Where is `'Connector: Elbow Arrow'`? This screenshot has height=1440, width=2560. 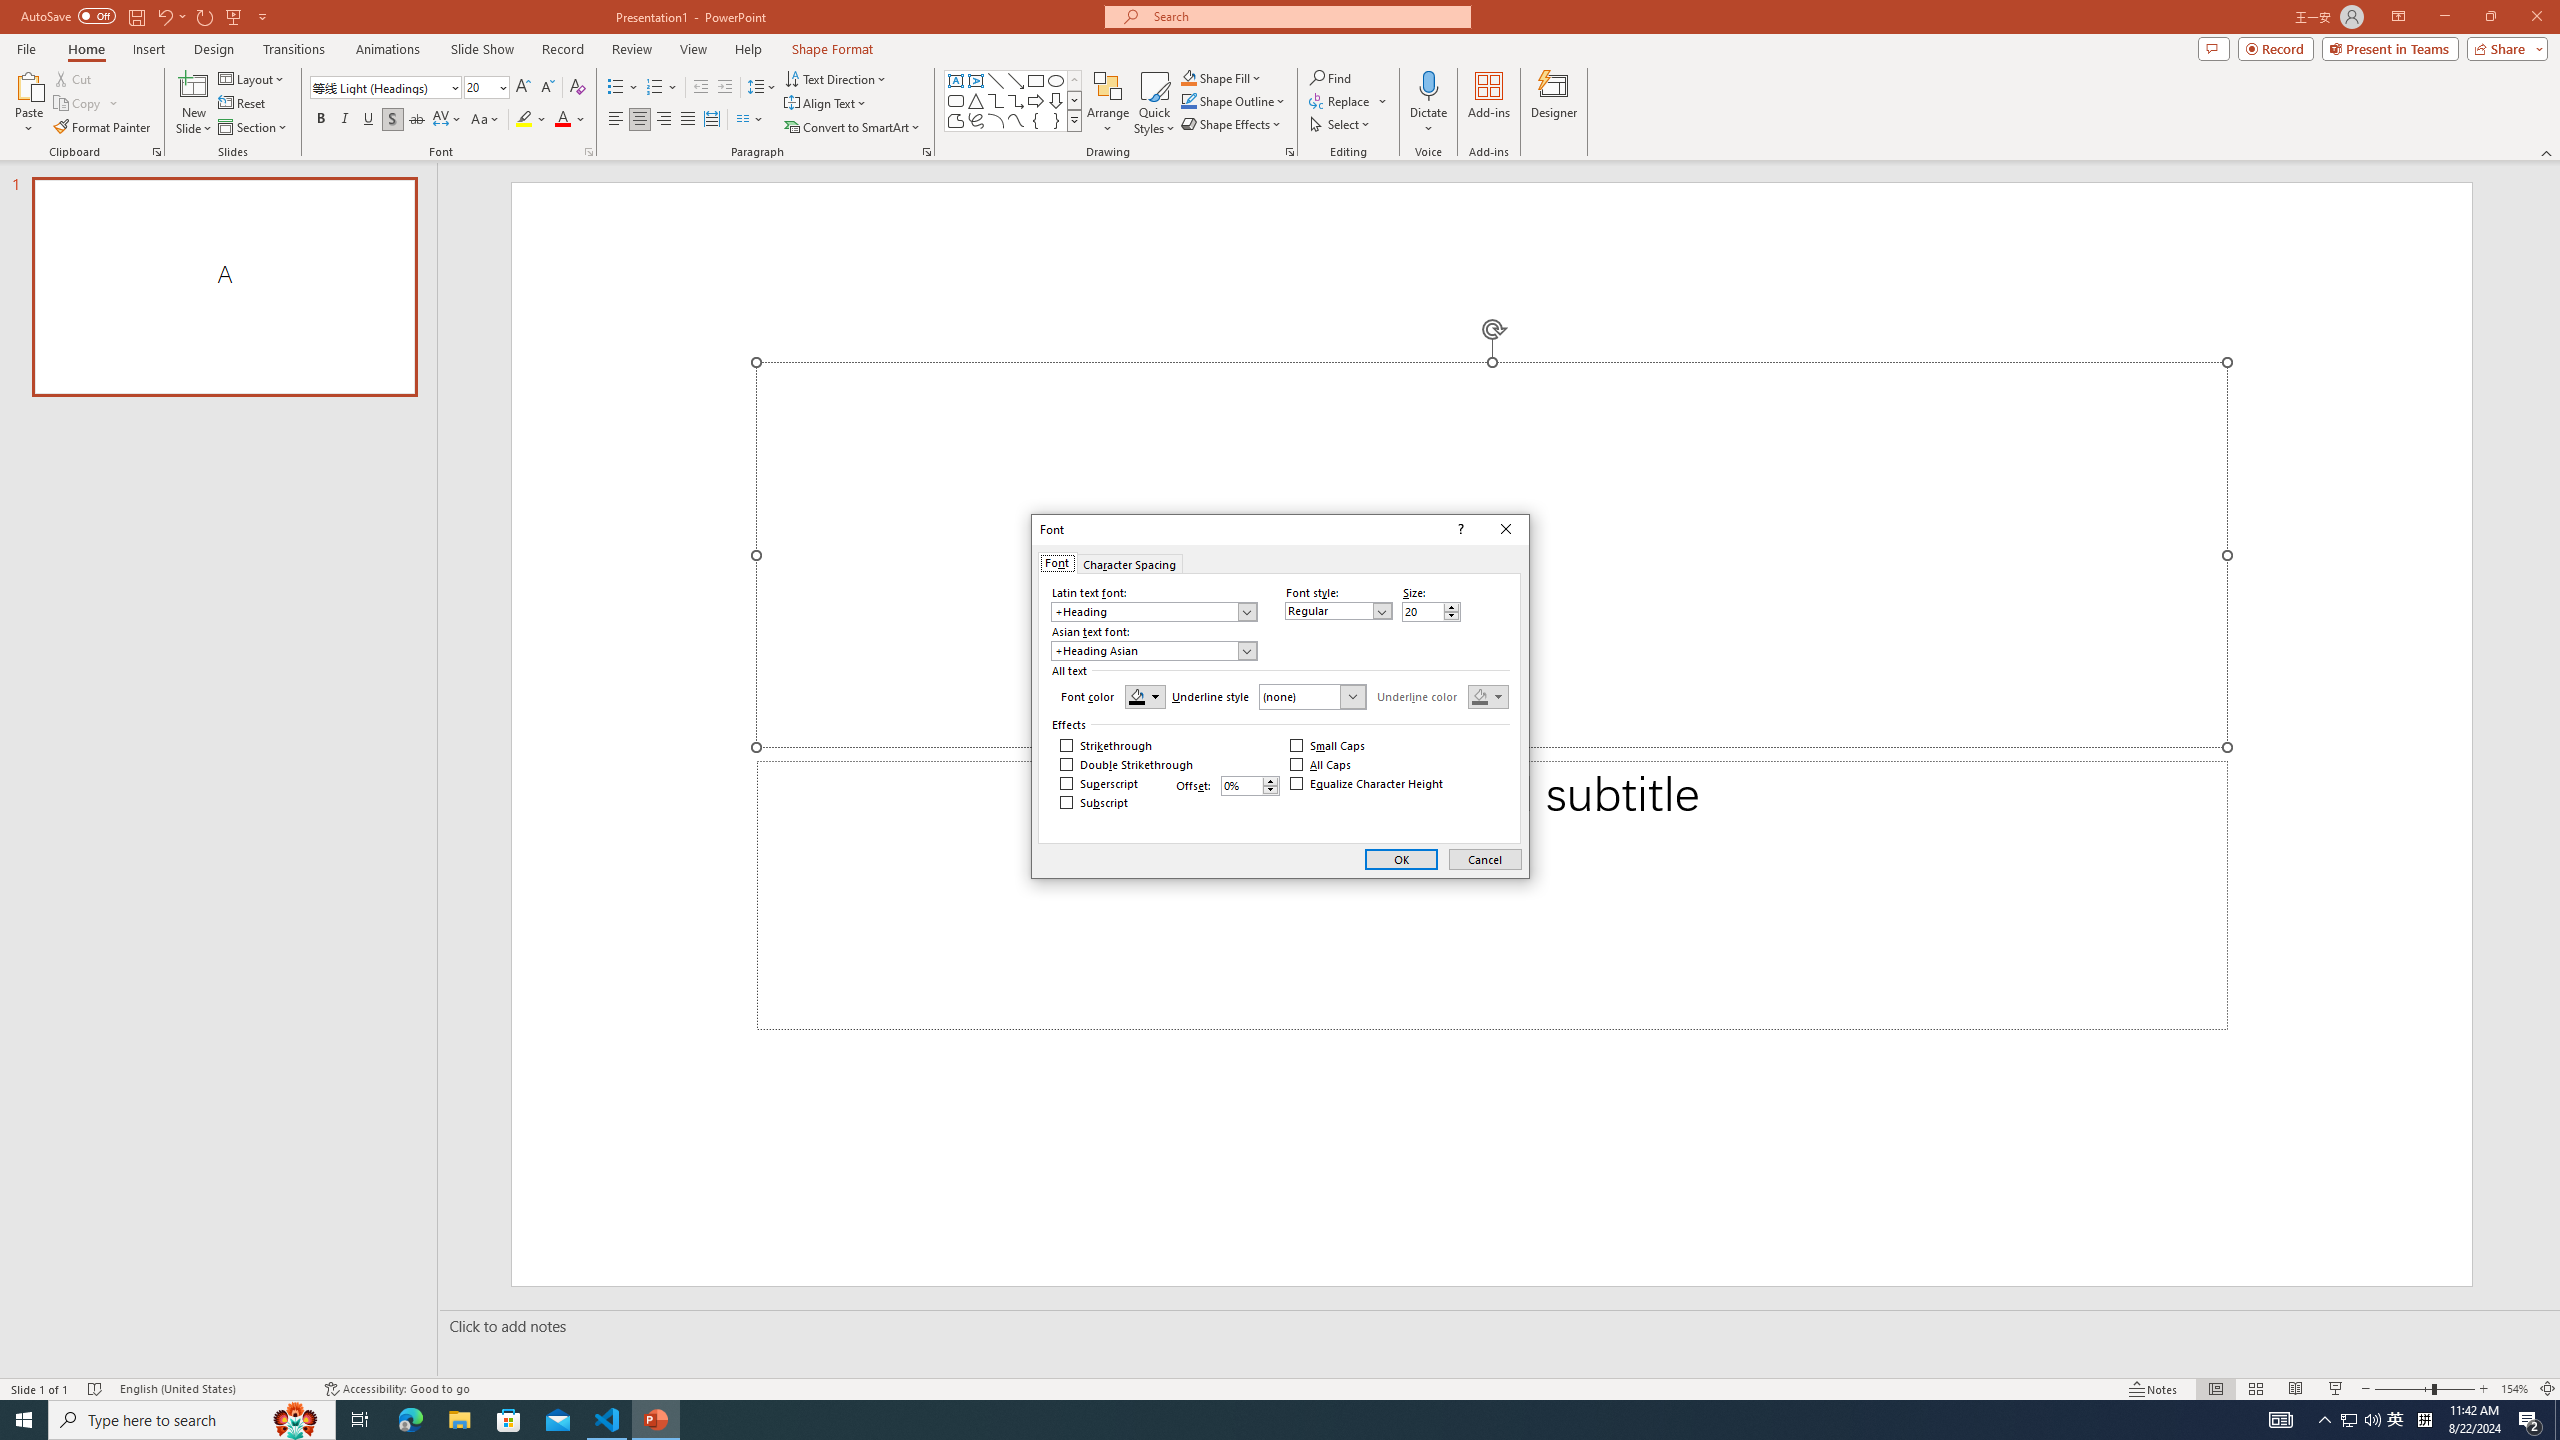 'Connector: Elbow Arrow' is located at coordinates (1015, 99).